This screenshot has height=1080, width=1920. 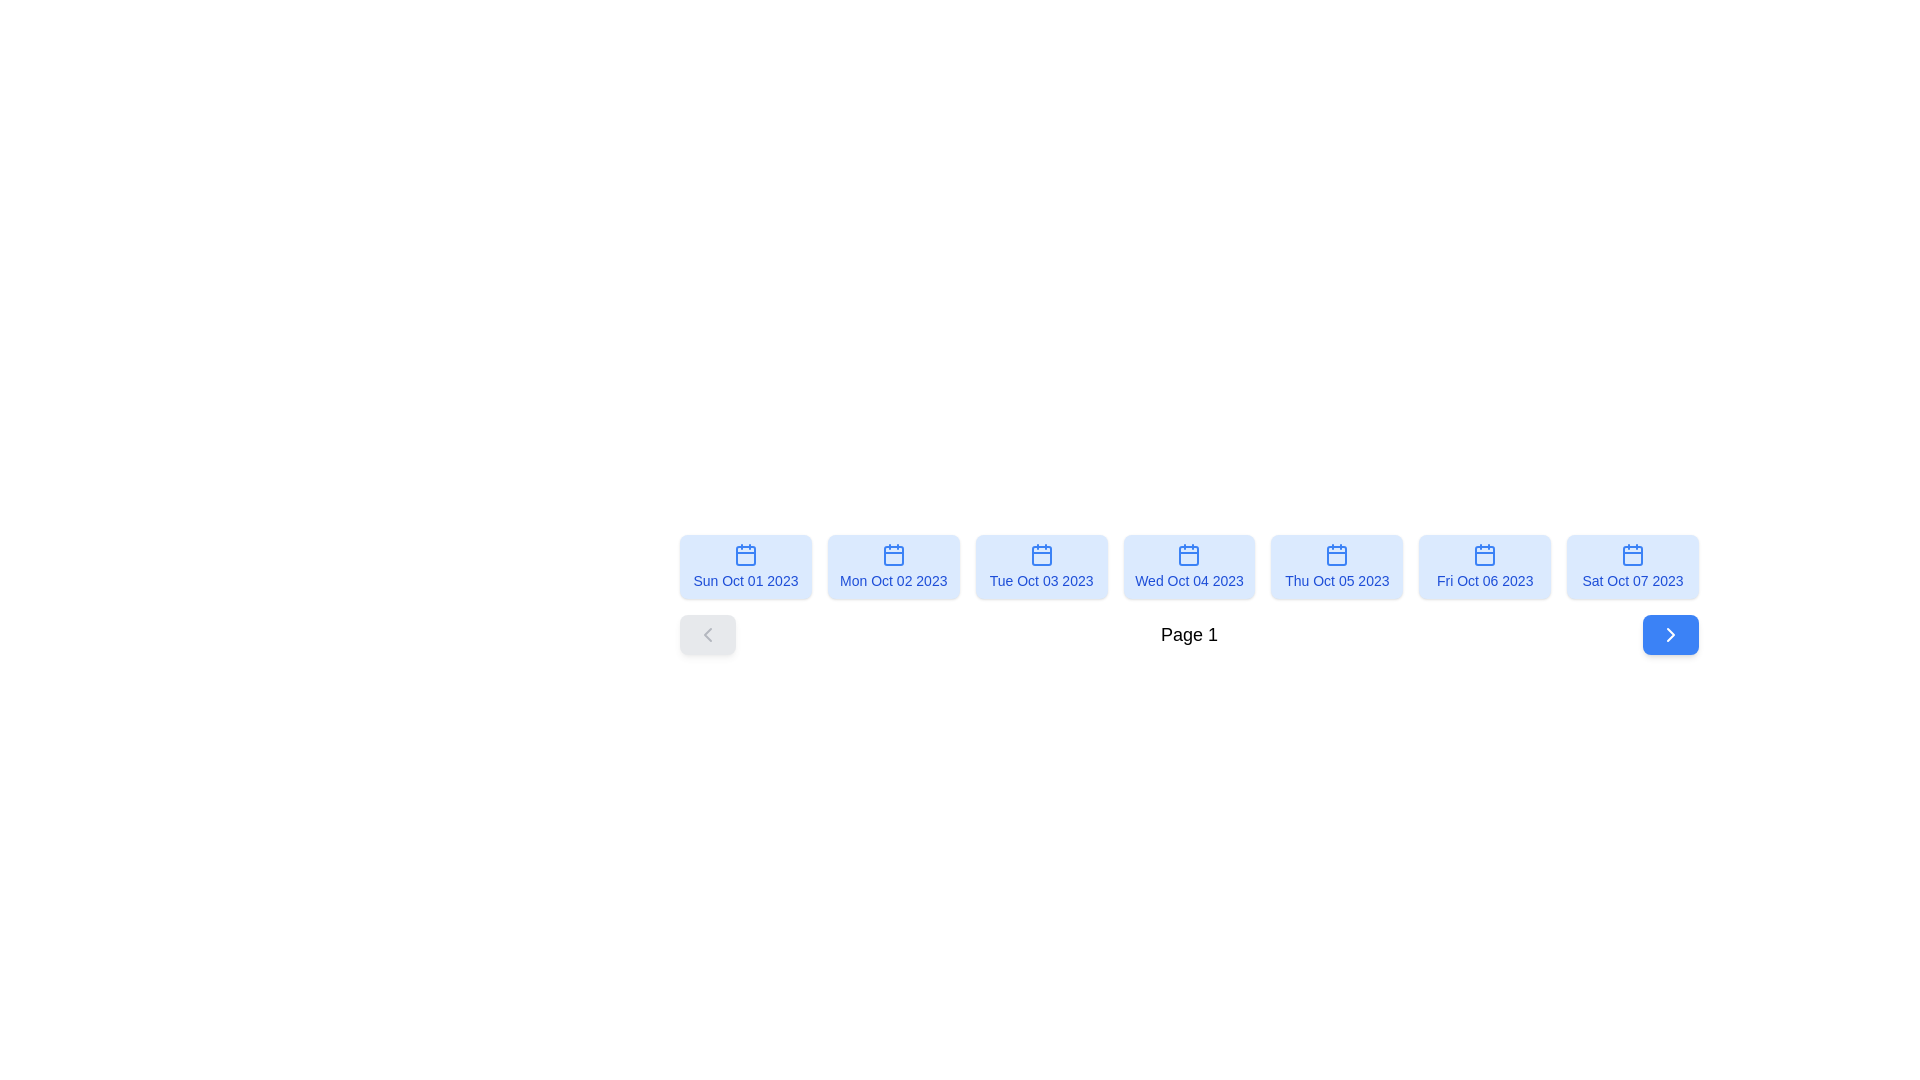 I want to click on the Interactive date selection block displaying 'Fri Oct 06 2023', so click(x=1485, y=567).